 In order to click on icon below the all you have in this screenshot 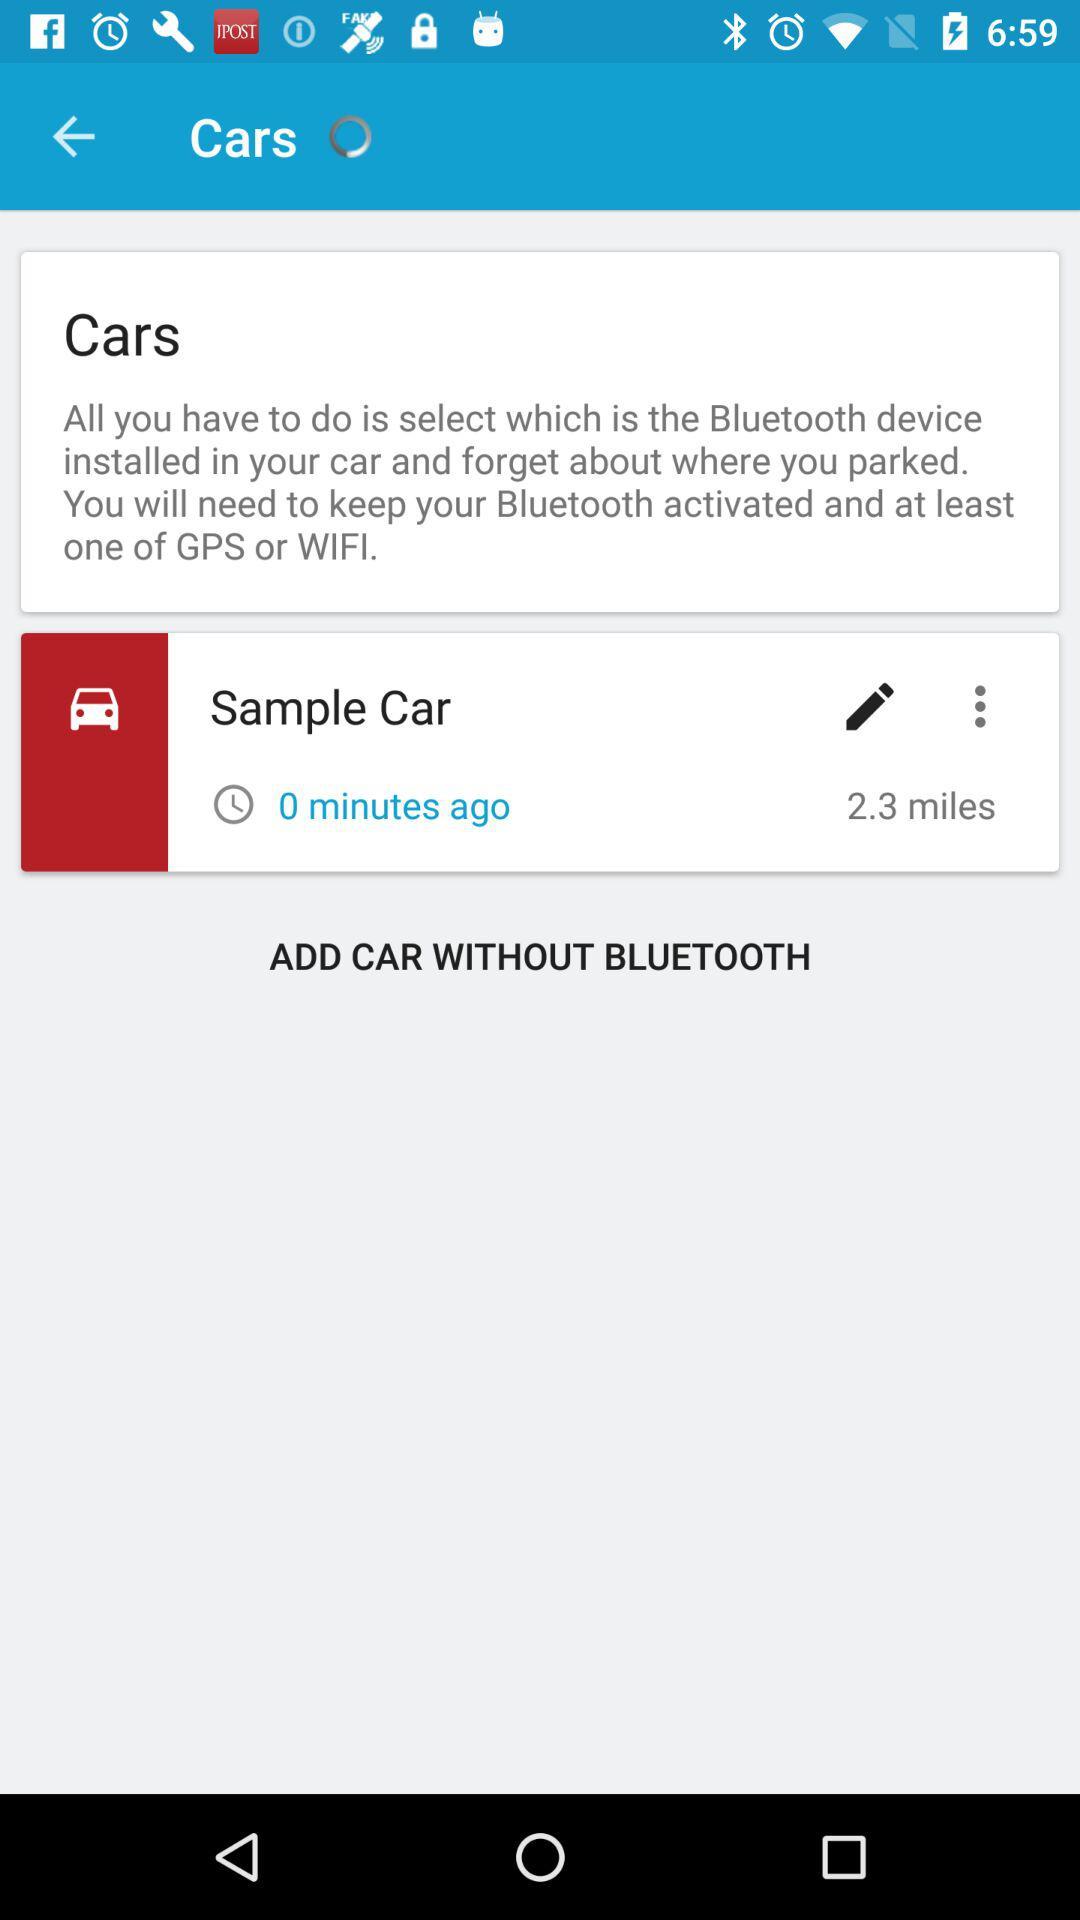, I will do `click(984, 706)`.